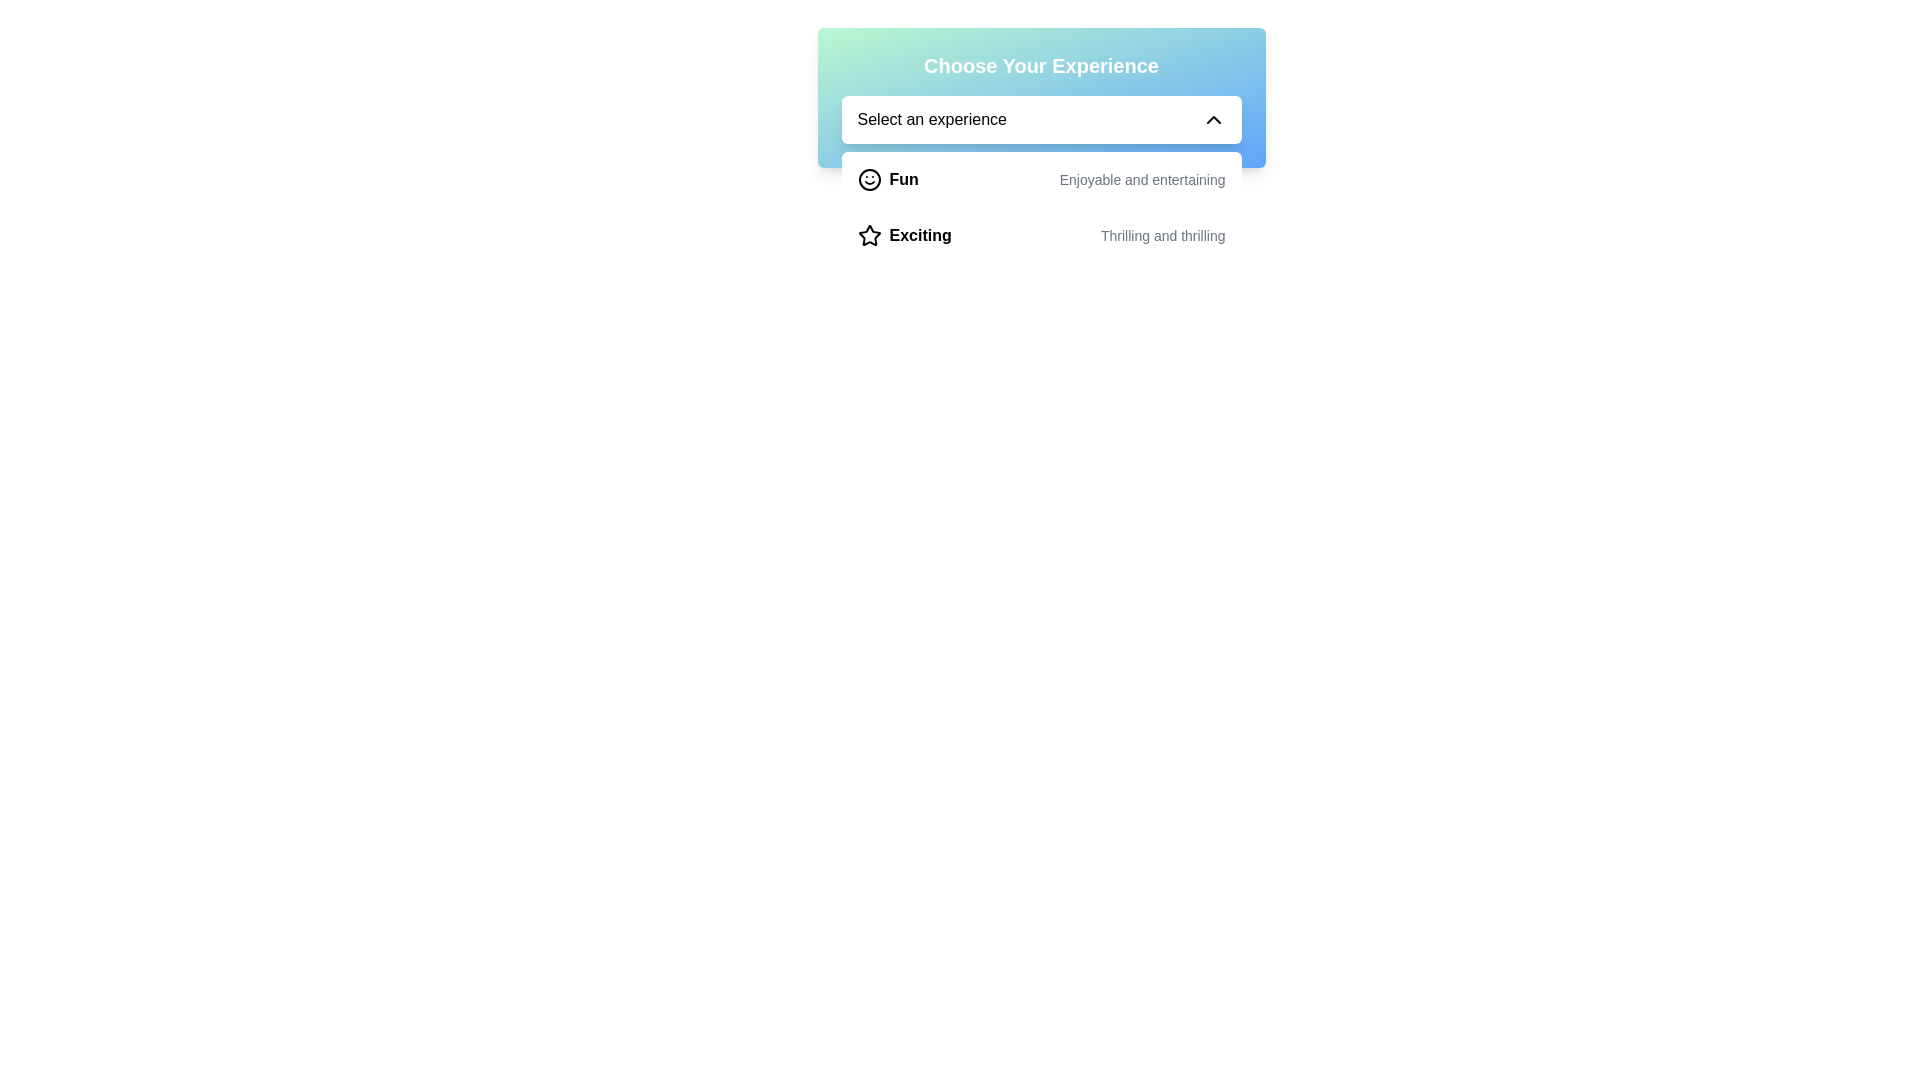  I want to click on the star icon representing the 'Exciting' choice in the dropdown menu, which is located near the text 'Exciting', so click(869, 234).